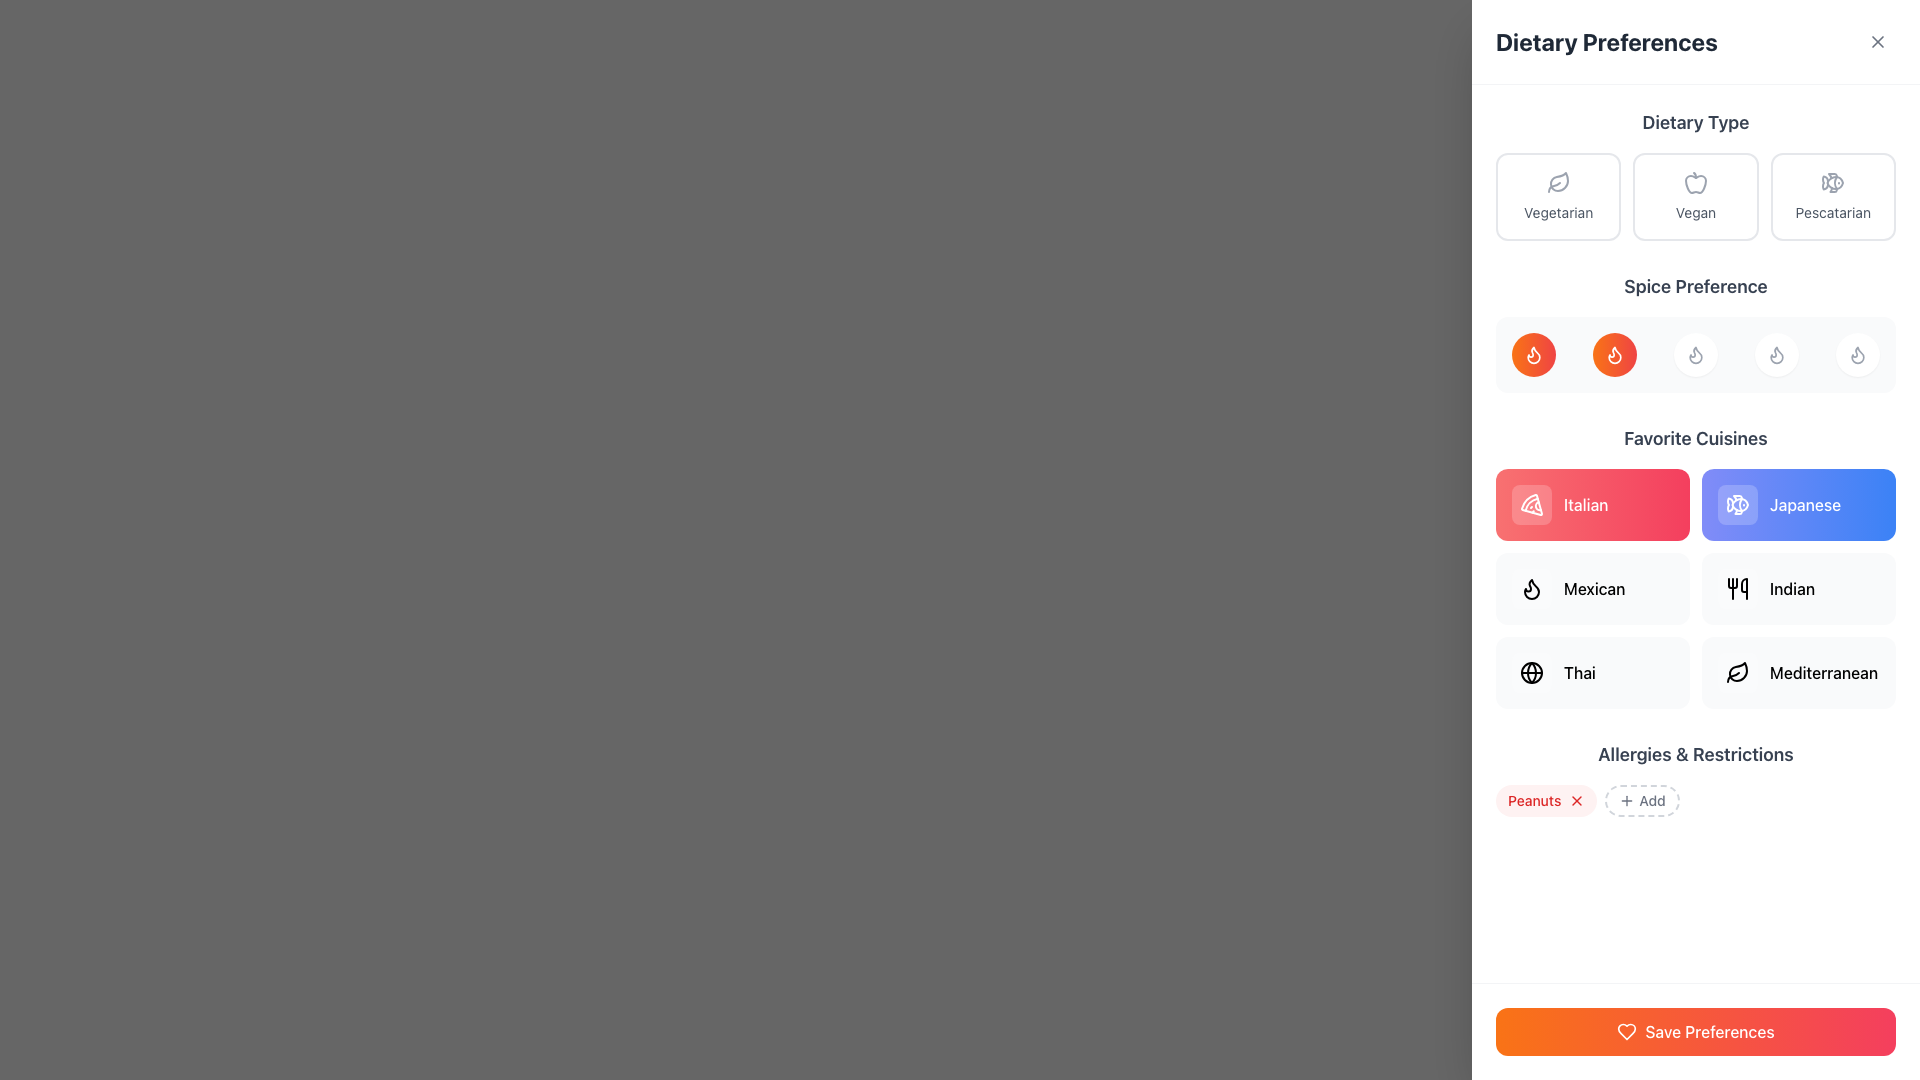 The width and height of the screenshot is (1920, 1080). Describe the element at coordinates (1876, 42) in the screenshot. I see `the close button located at the top-right corner of the 'Dietary Preferences' panel` at that location.